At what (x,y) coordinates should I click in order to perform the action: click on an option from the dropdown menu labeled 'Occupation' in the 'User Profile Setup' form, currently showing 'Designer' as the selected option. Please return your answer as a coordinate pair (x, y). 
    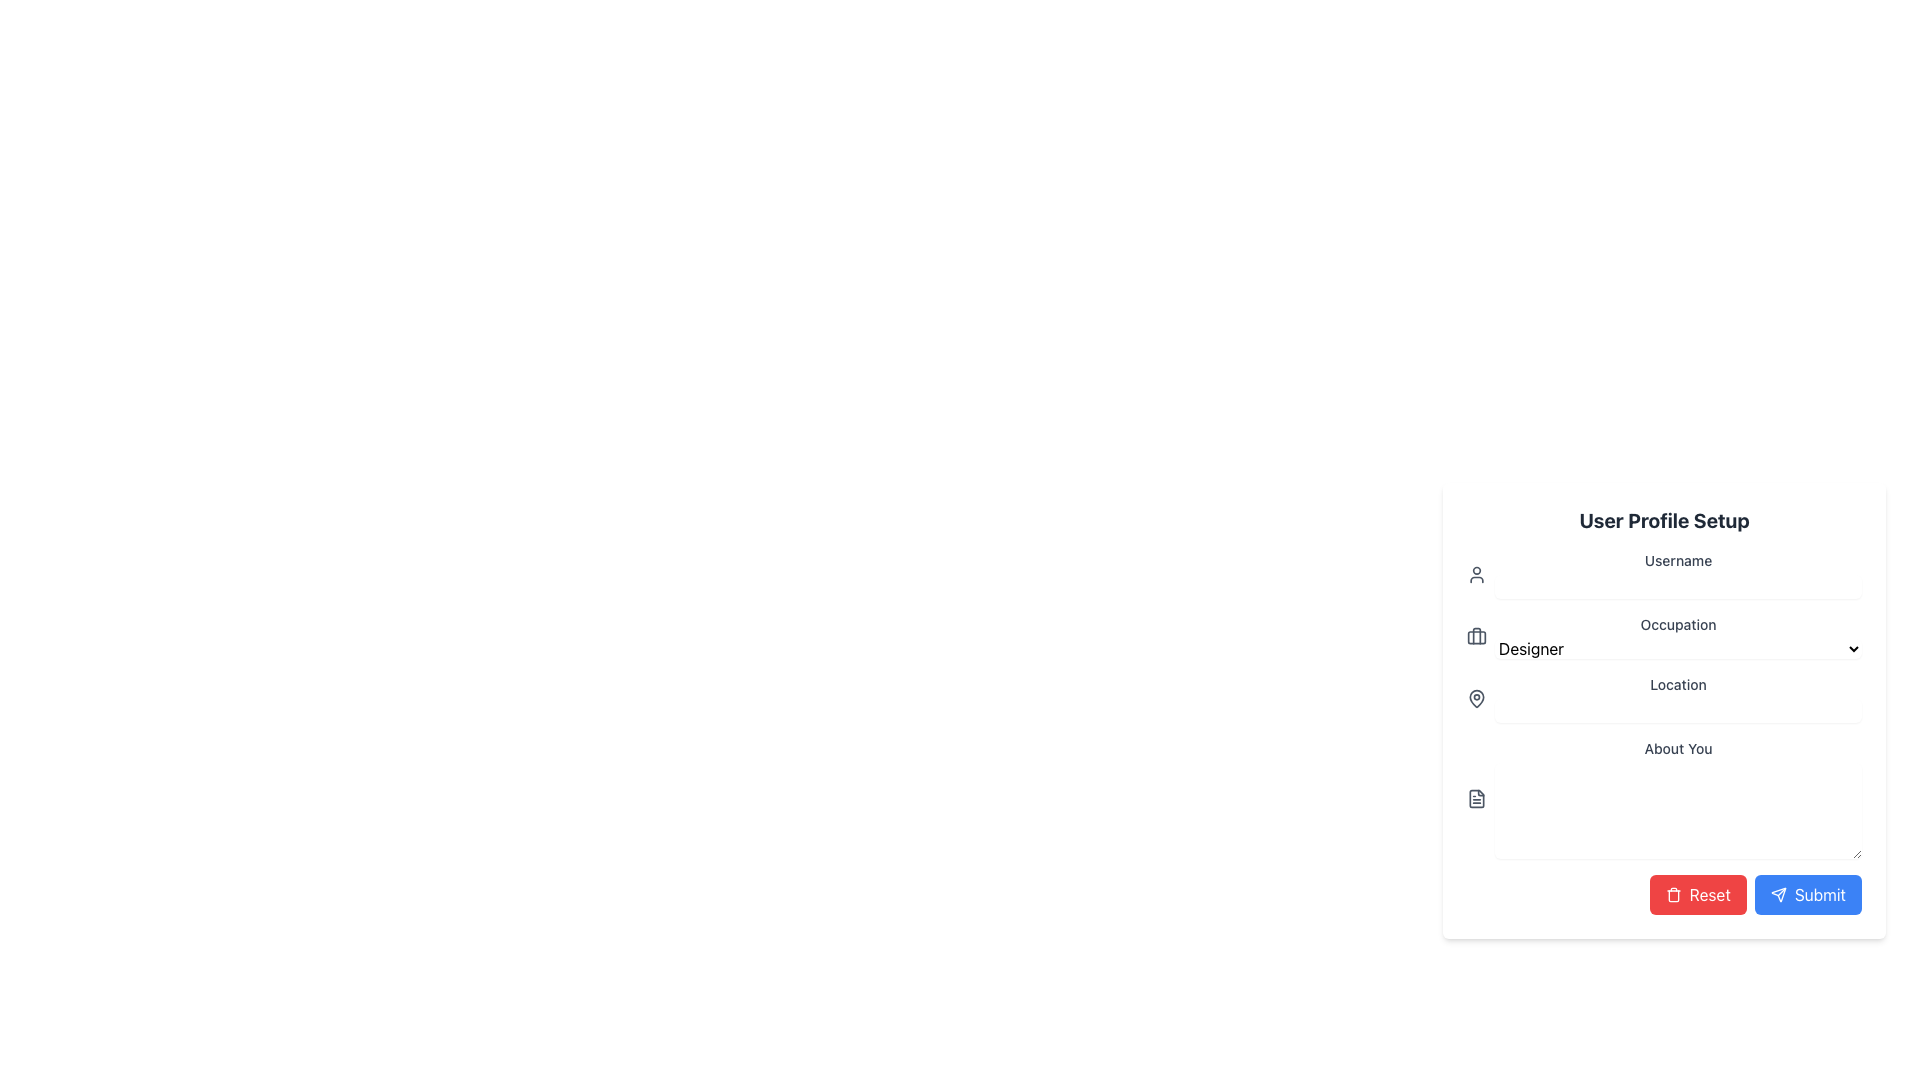
    Looking at the image, I should click on (1678, 636).